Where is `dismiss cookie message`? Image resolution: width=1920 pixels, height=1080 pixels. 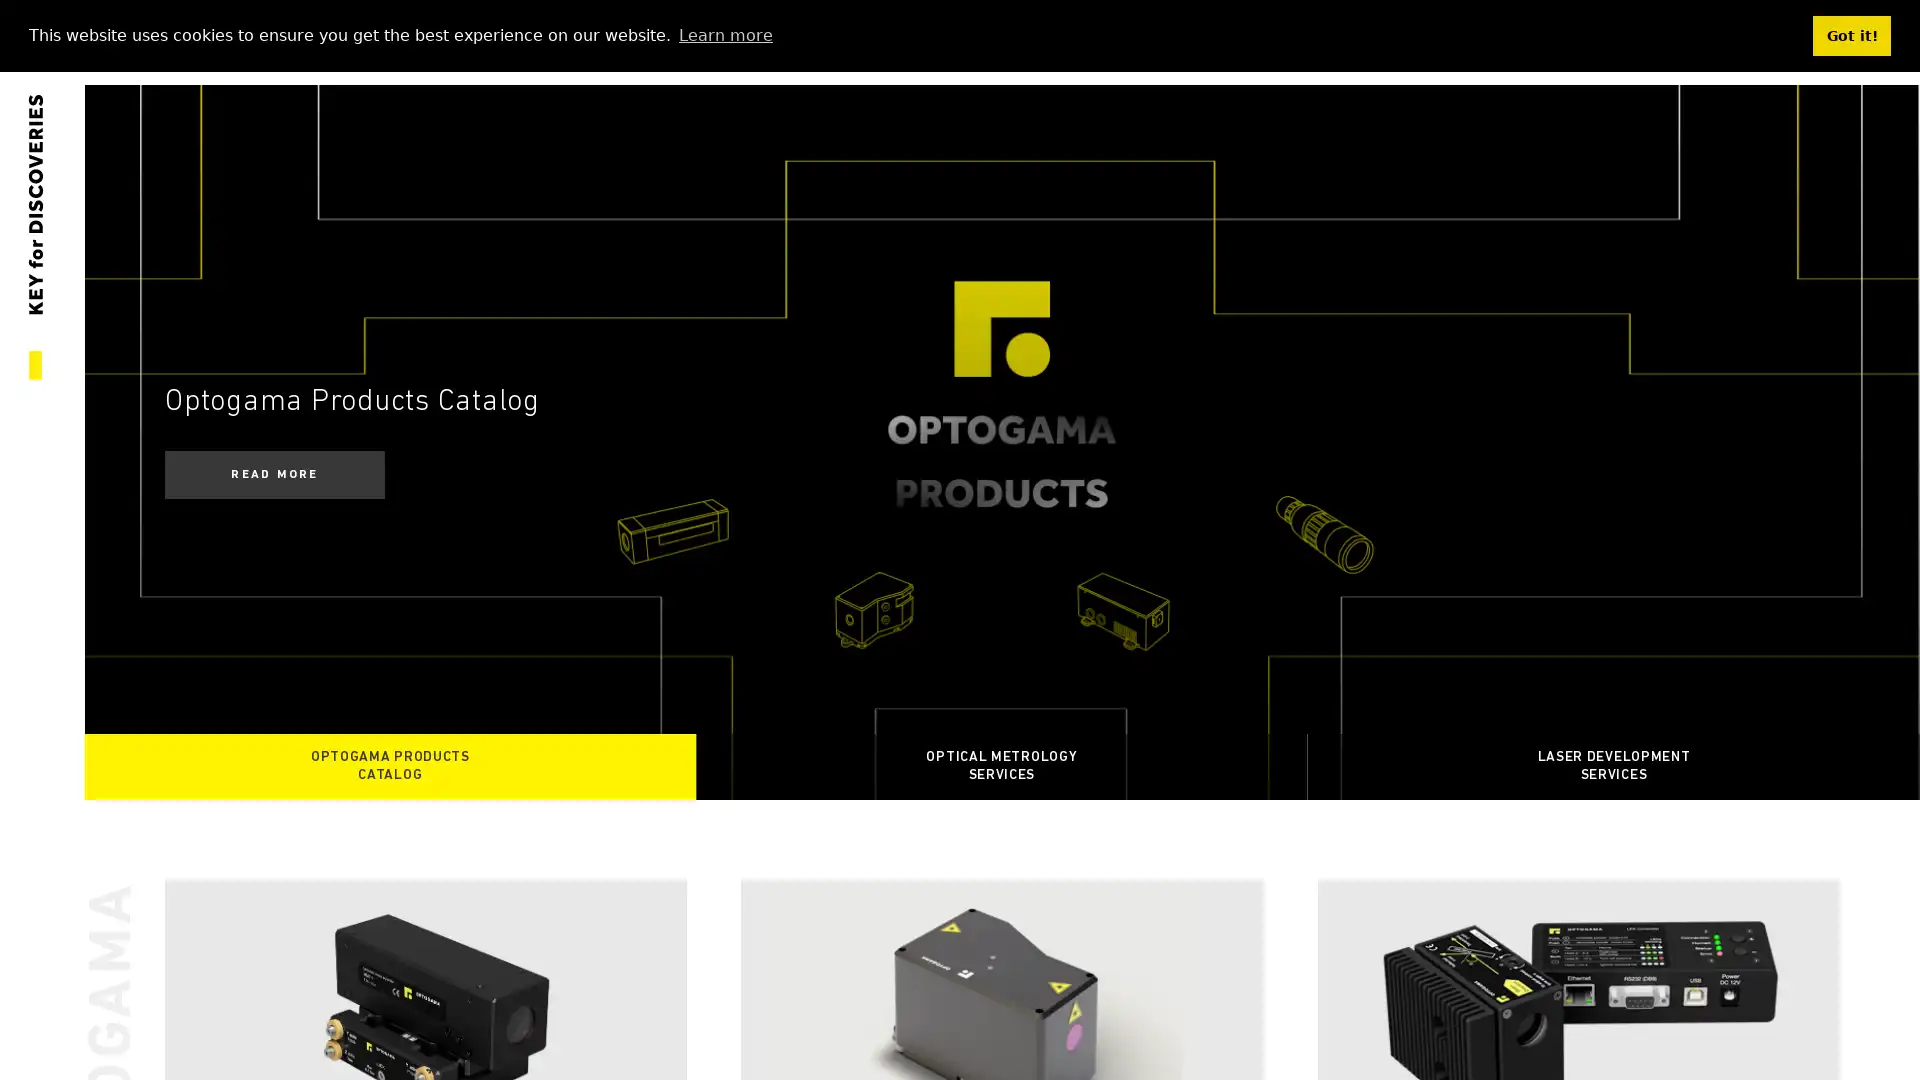 dismiss cookie message is located at coordinates (1851, 35).